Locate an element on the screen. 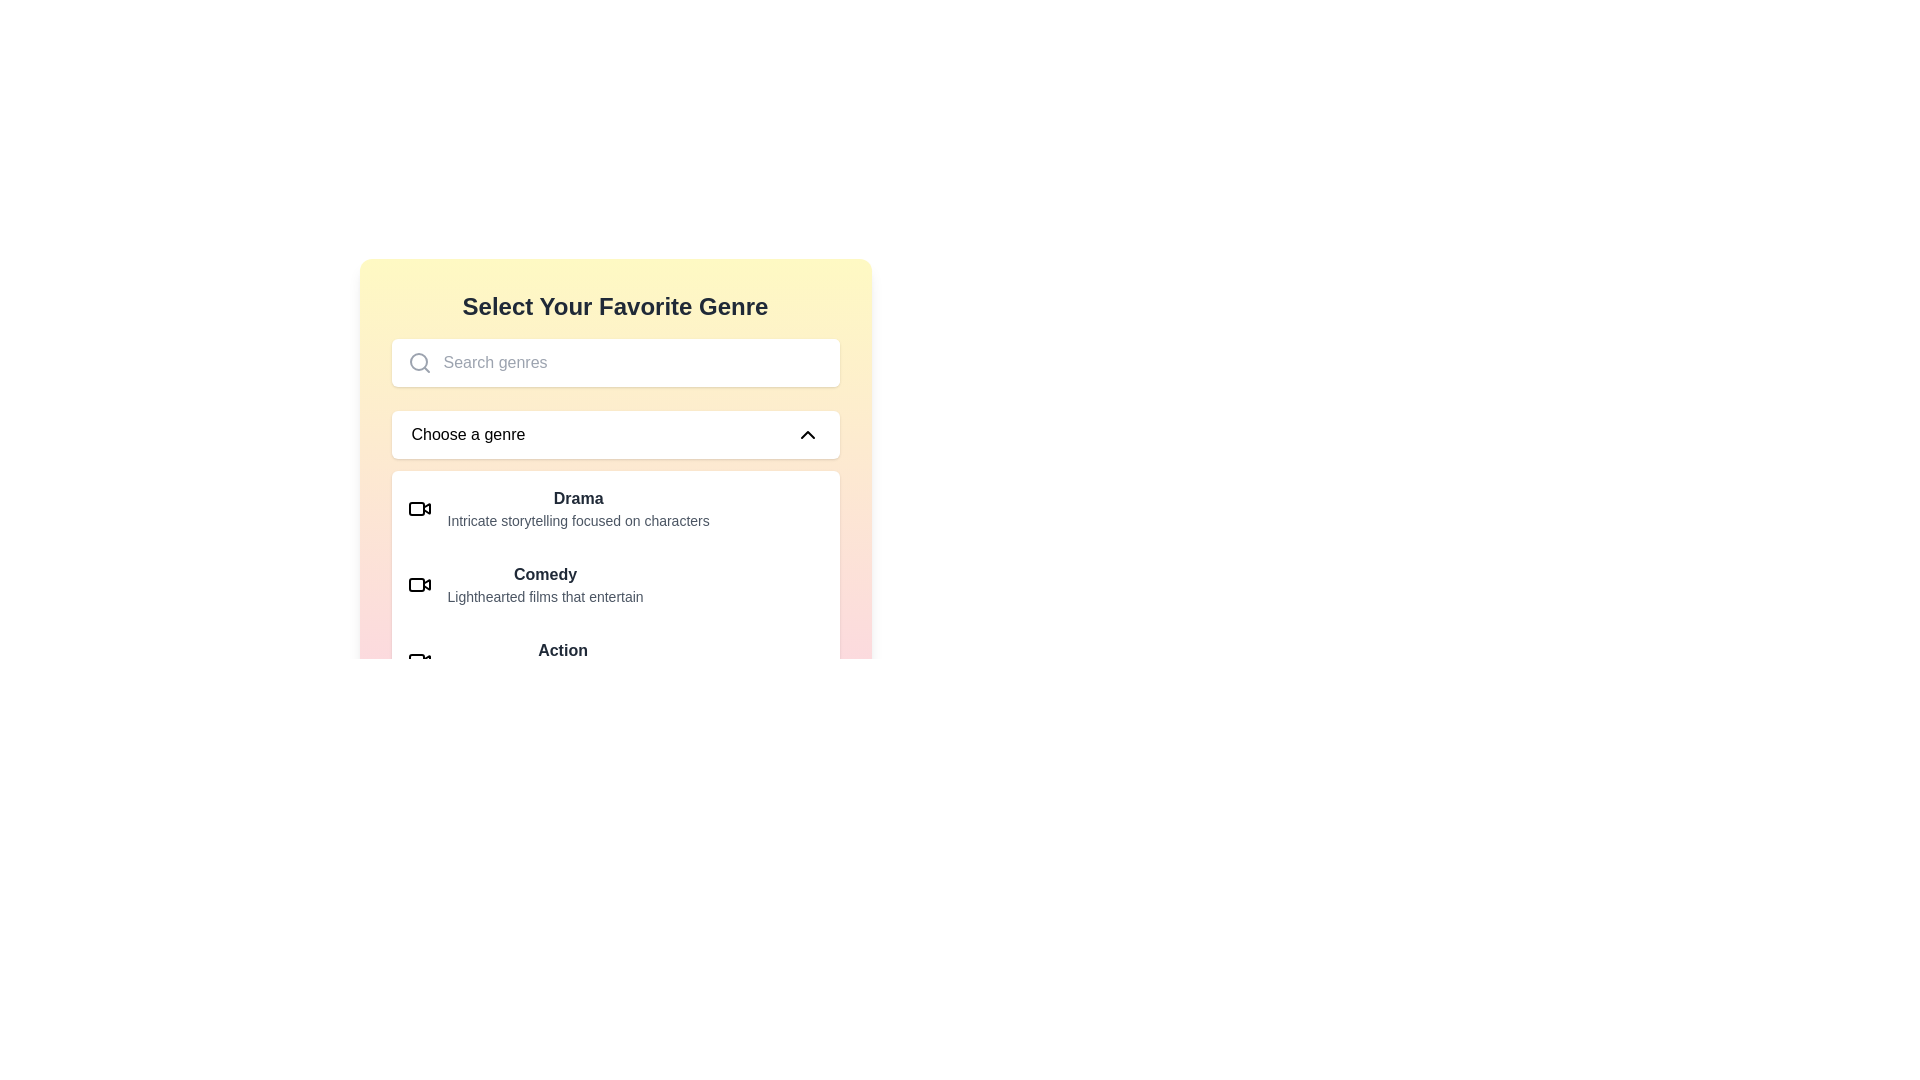 This screenshot has height=1080, width=1920. descriptive text label for the genre category 'Drama', which provides users insight into the genre is located at coordinates (577, 519).